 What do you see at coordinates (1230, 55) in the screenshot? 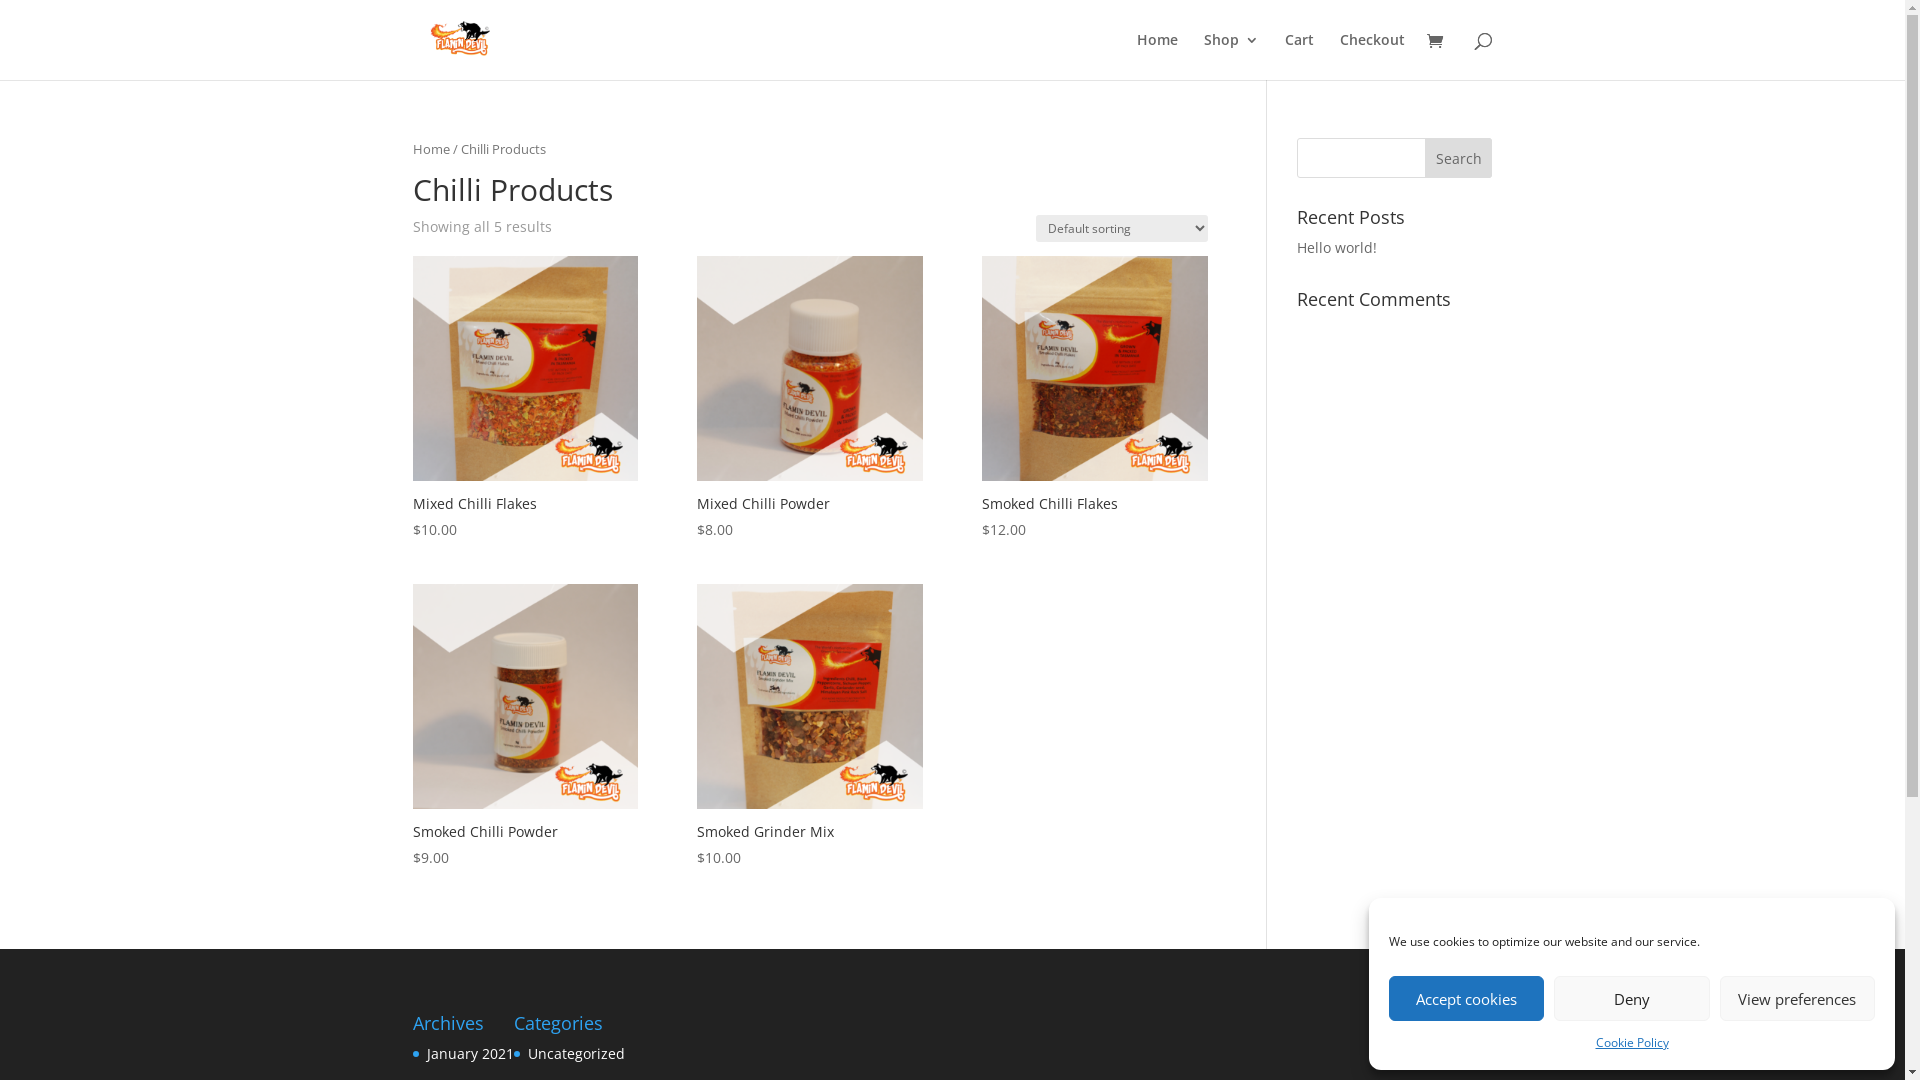
I see `'Shop'` at bounding box center [1230, 55].